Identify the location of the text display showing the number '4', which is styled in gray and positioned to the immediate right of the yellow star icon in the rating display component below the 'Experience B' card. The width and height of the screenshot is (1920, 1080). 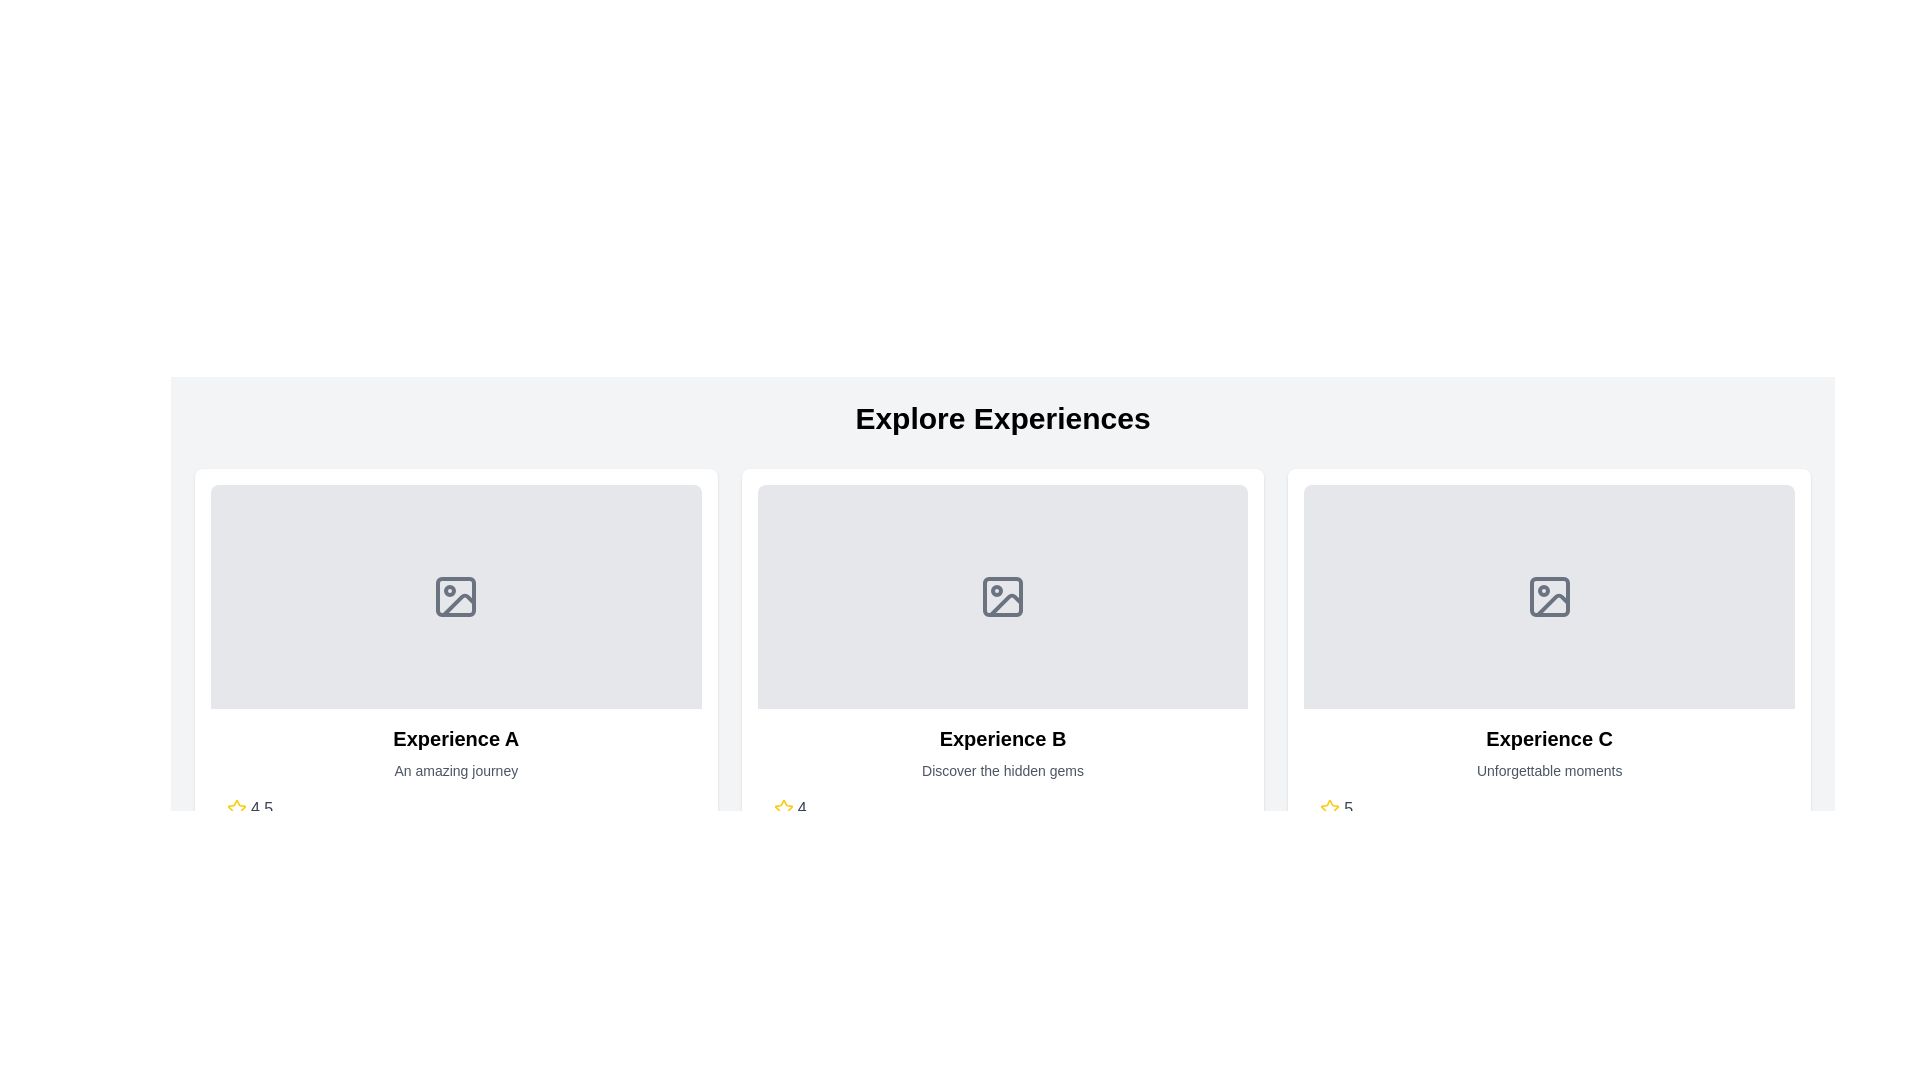
(802, 808).